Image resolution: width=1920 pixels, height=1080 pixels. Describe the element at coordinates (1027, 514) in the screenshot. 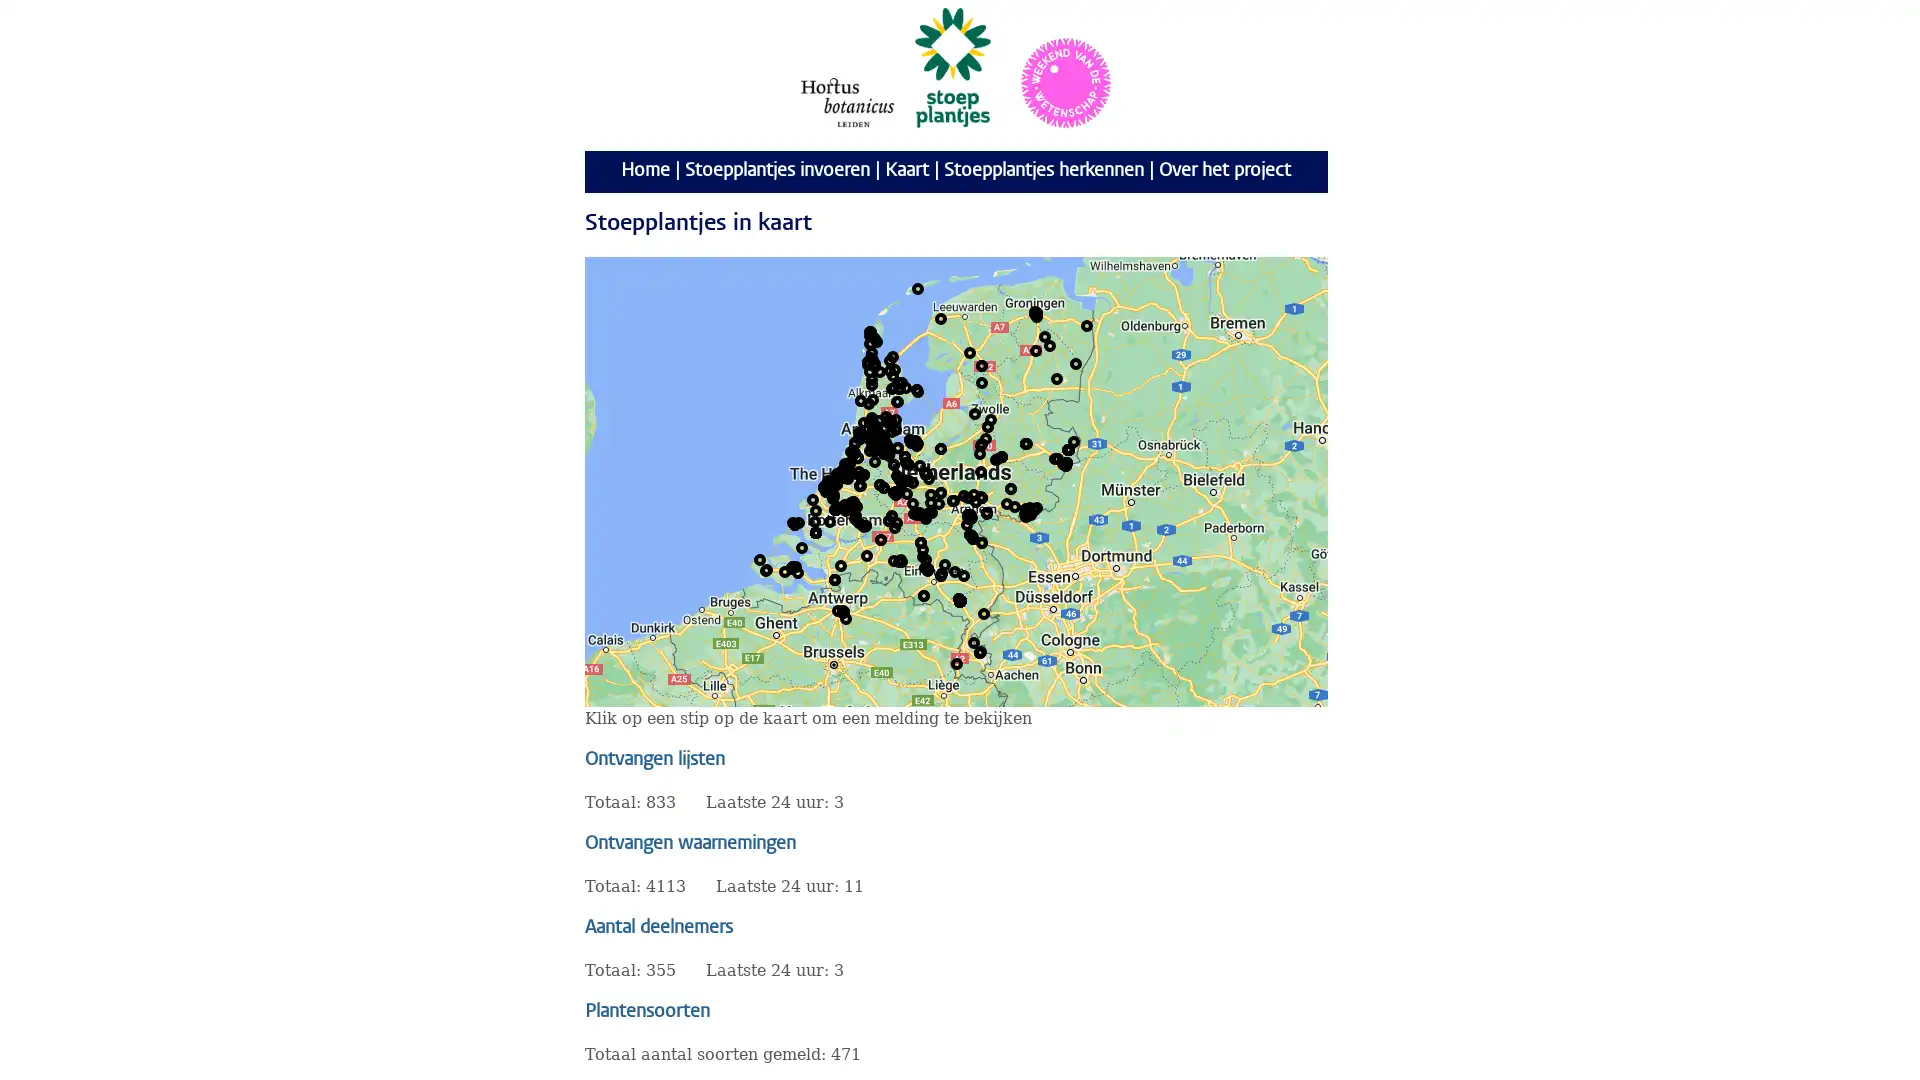

I see `Telling van op 29 april 2022` at that location.